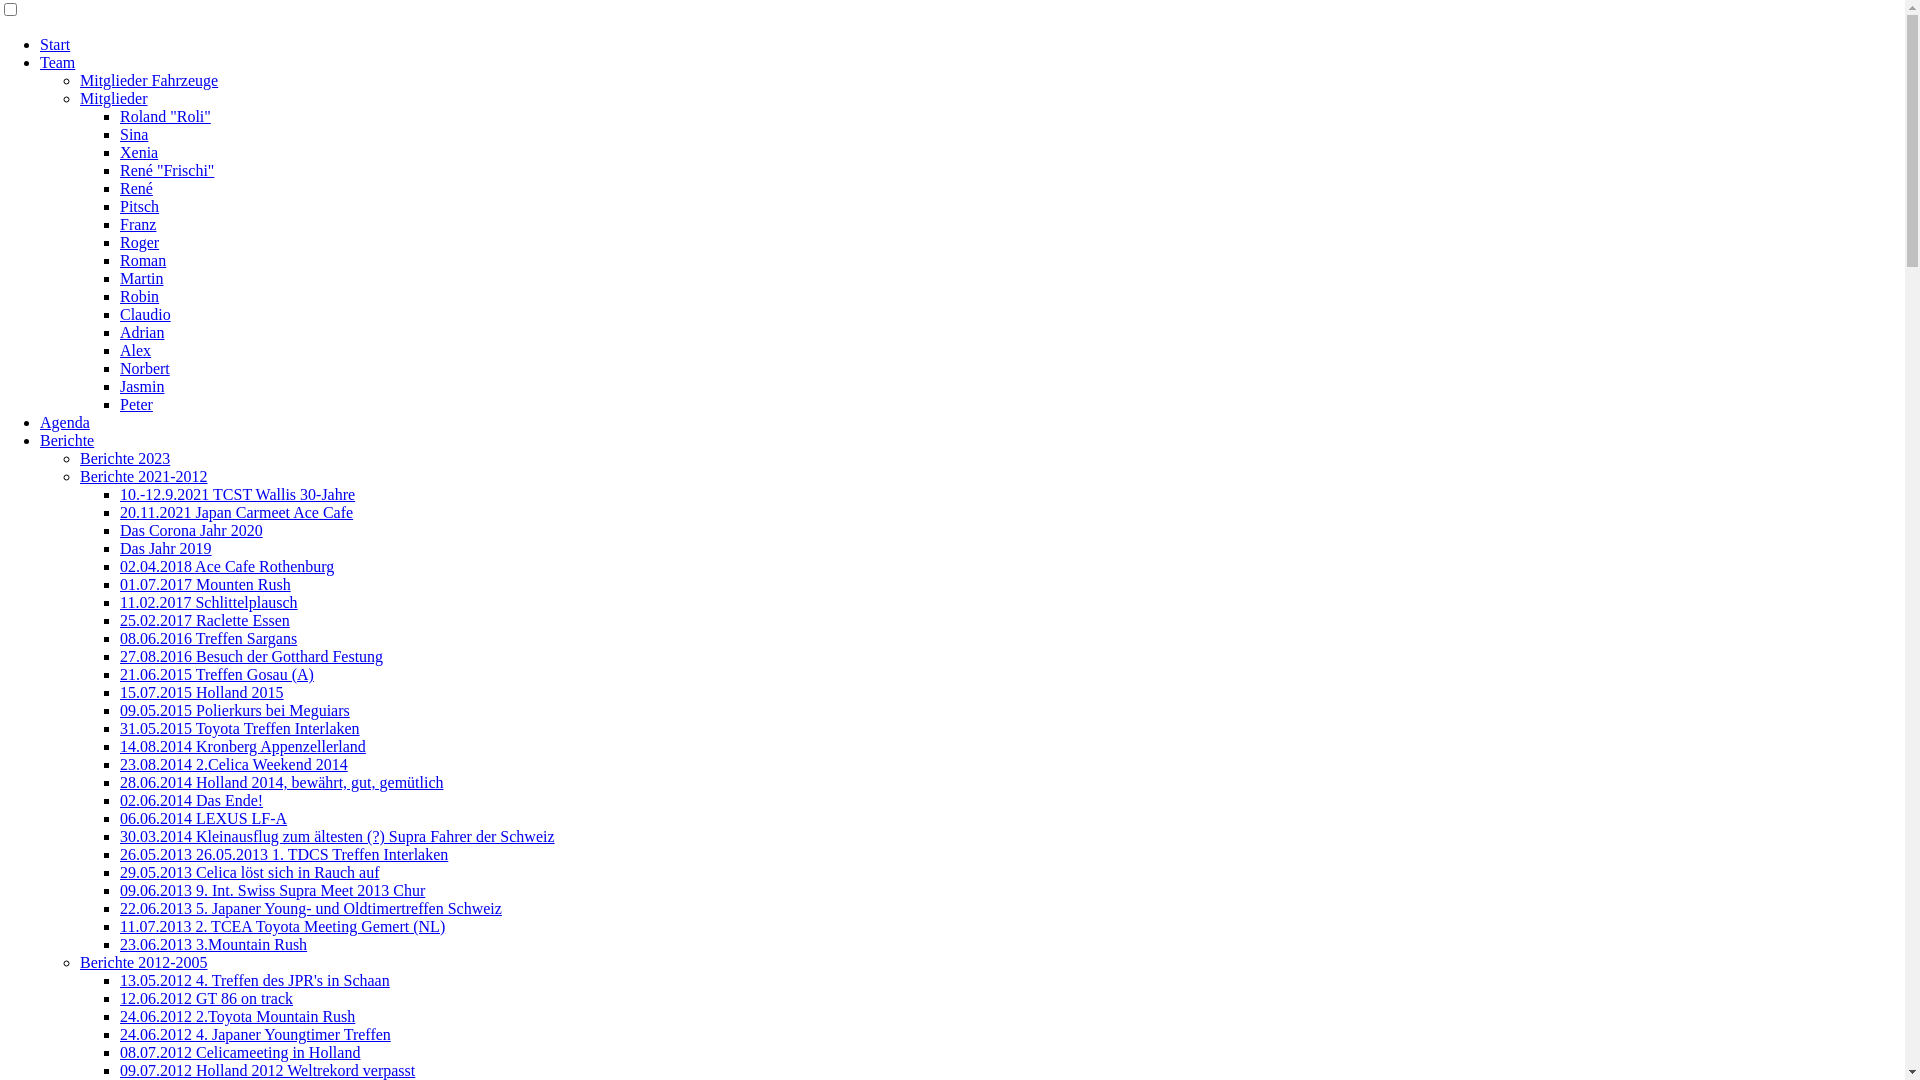  I want to click on 'Das Corona Jahr 2020', so click(119, 529).